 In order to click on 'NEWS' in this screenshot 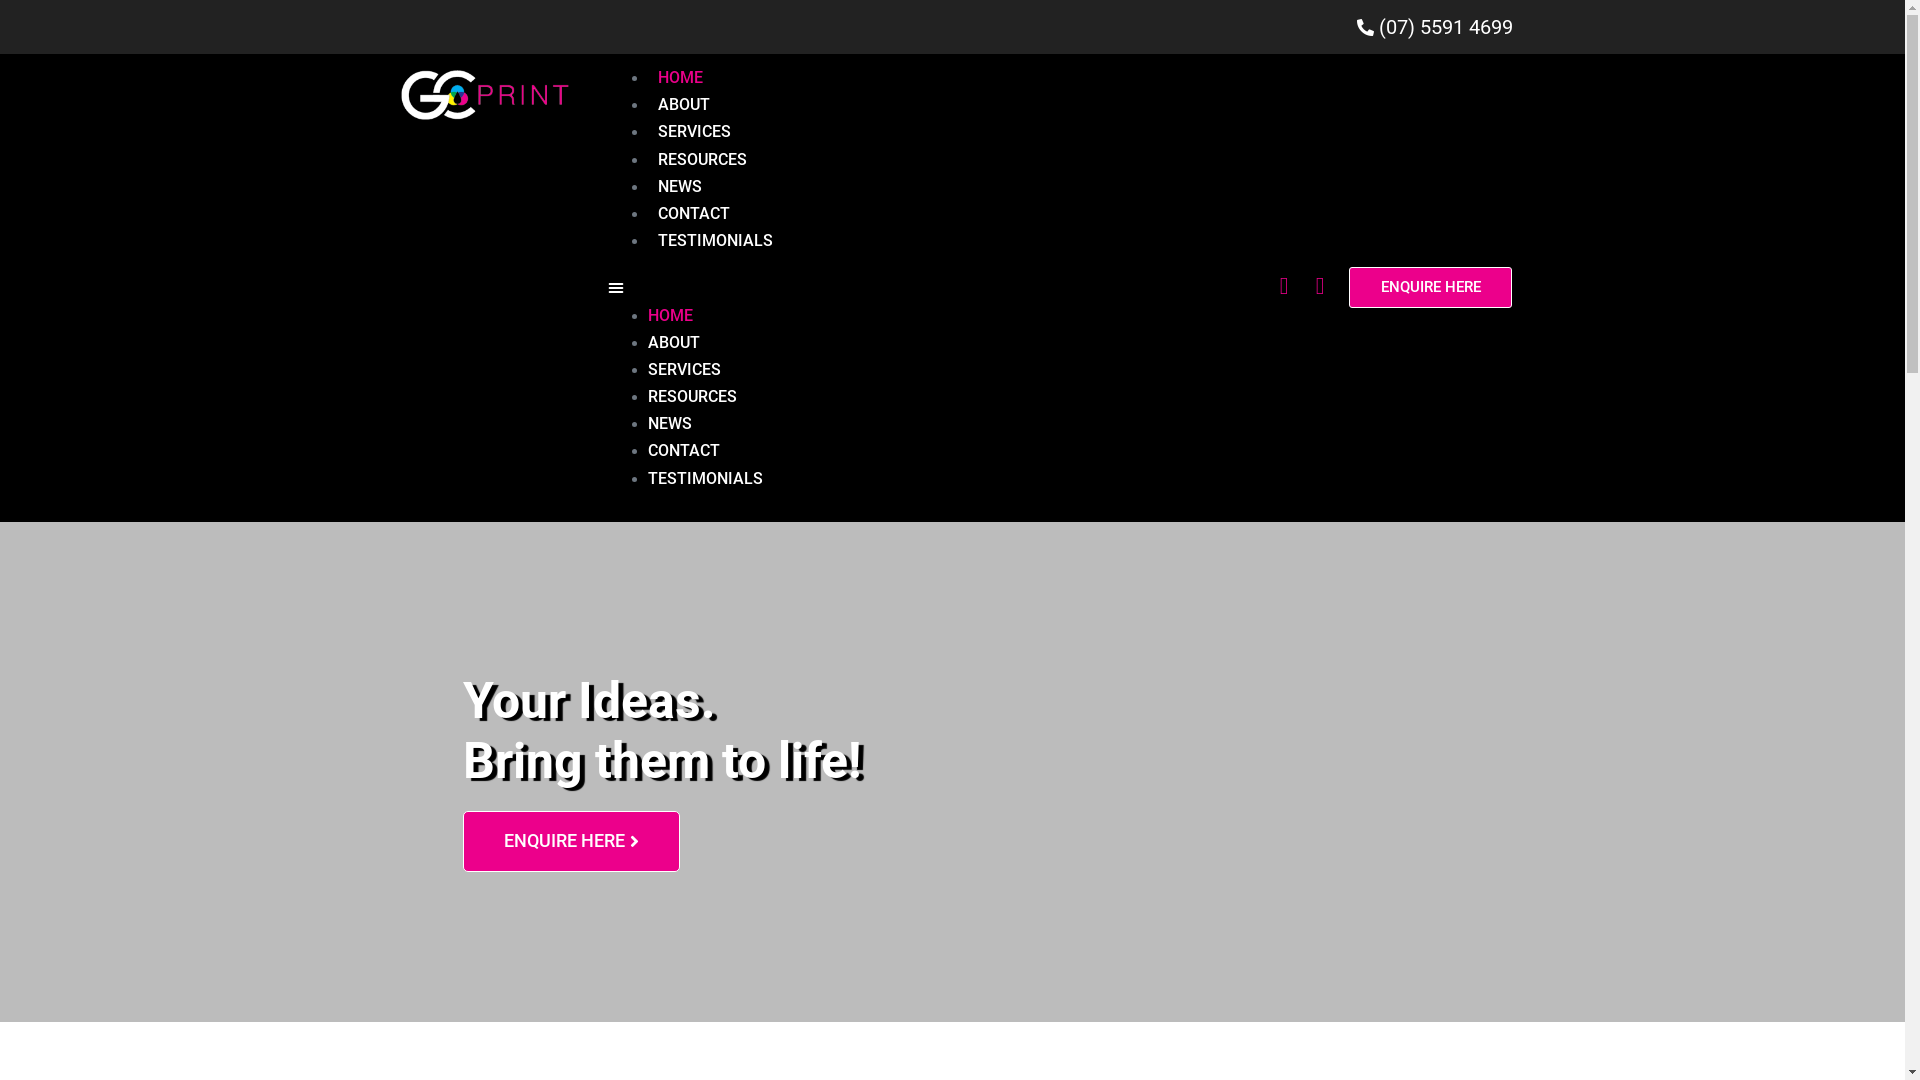, I will do `click(648, 186)`.